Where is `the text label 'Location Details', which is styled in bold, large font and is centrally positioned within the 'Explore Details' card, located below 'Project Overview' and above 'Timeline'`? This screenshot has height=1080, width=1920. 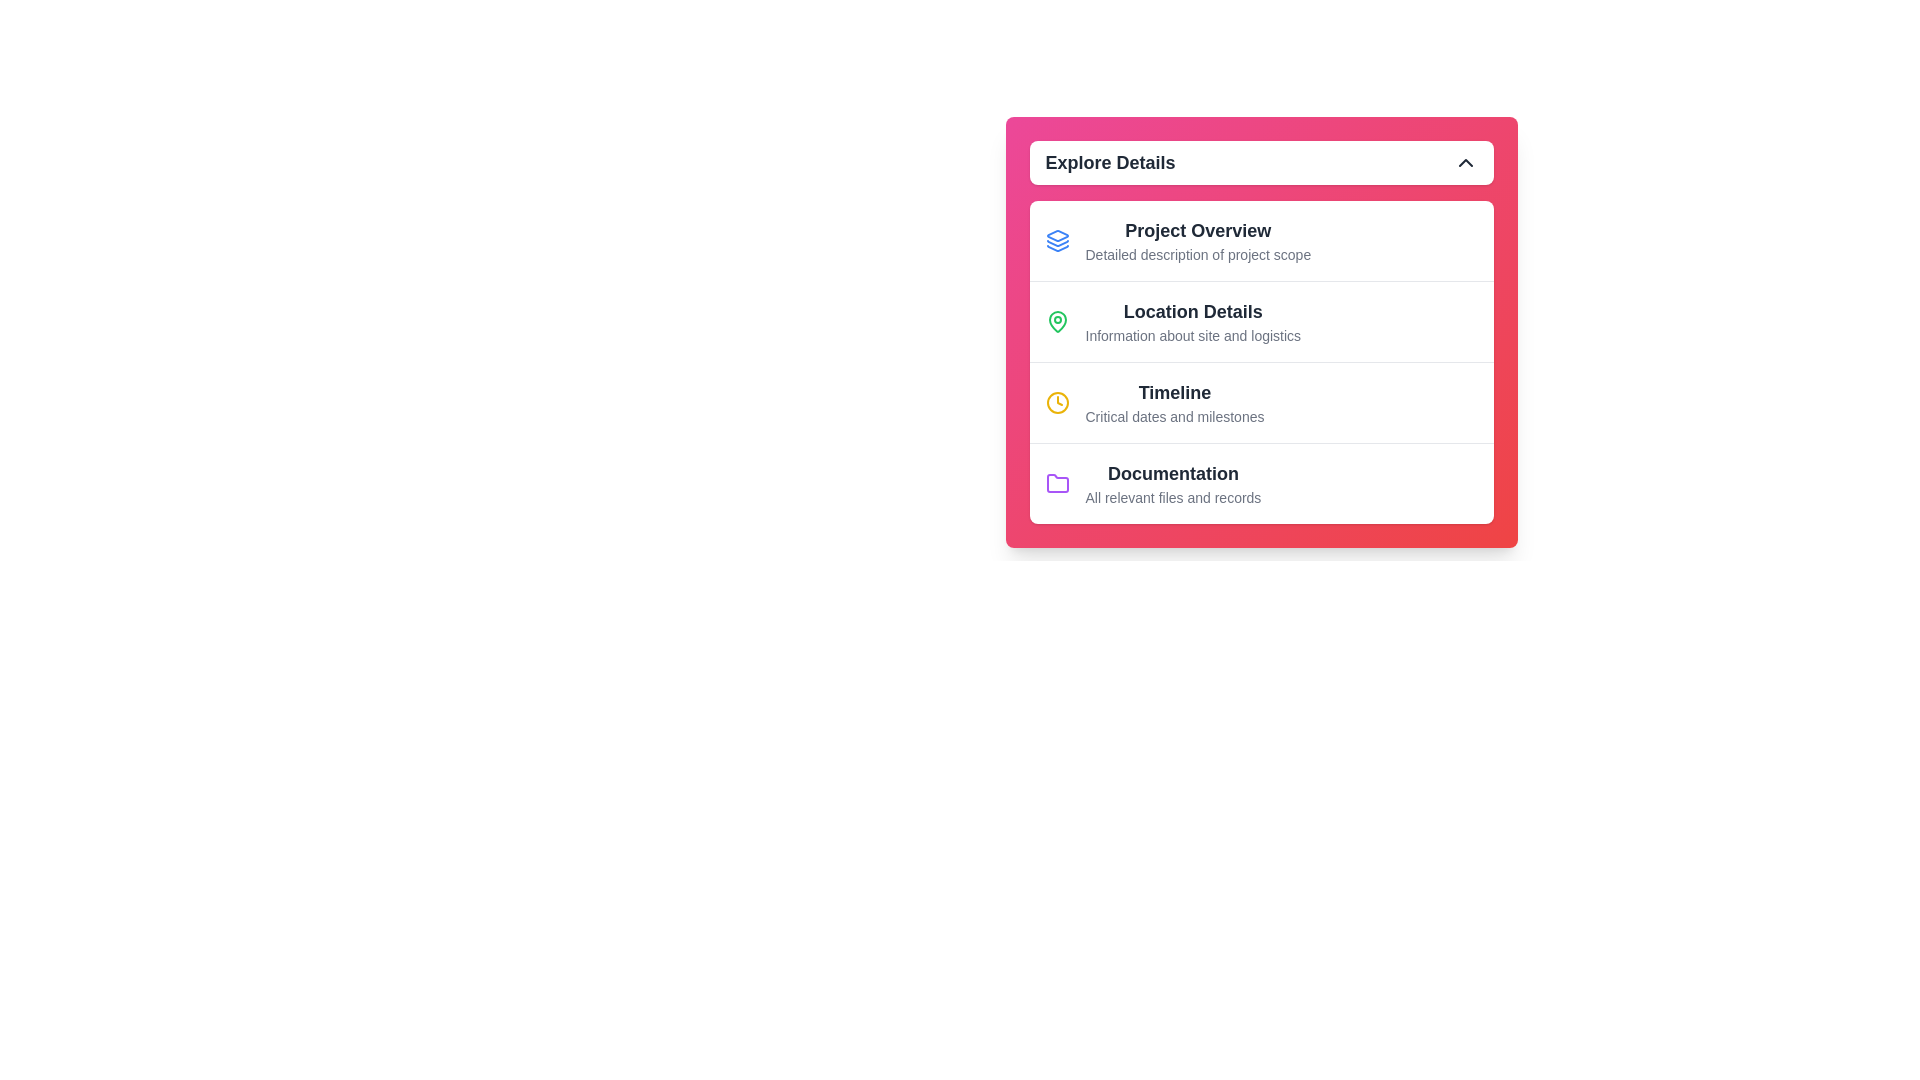
the text label 'Location Details', which is styled in bold, large font and is centrally positioned within the 'Explore Details' card, located below 'Project Overview' and above 'Timeline' is located at coordinates (1193, 312).